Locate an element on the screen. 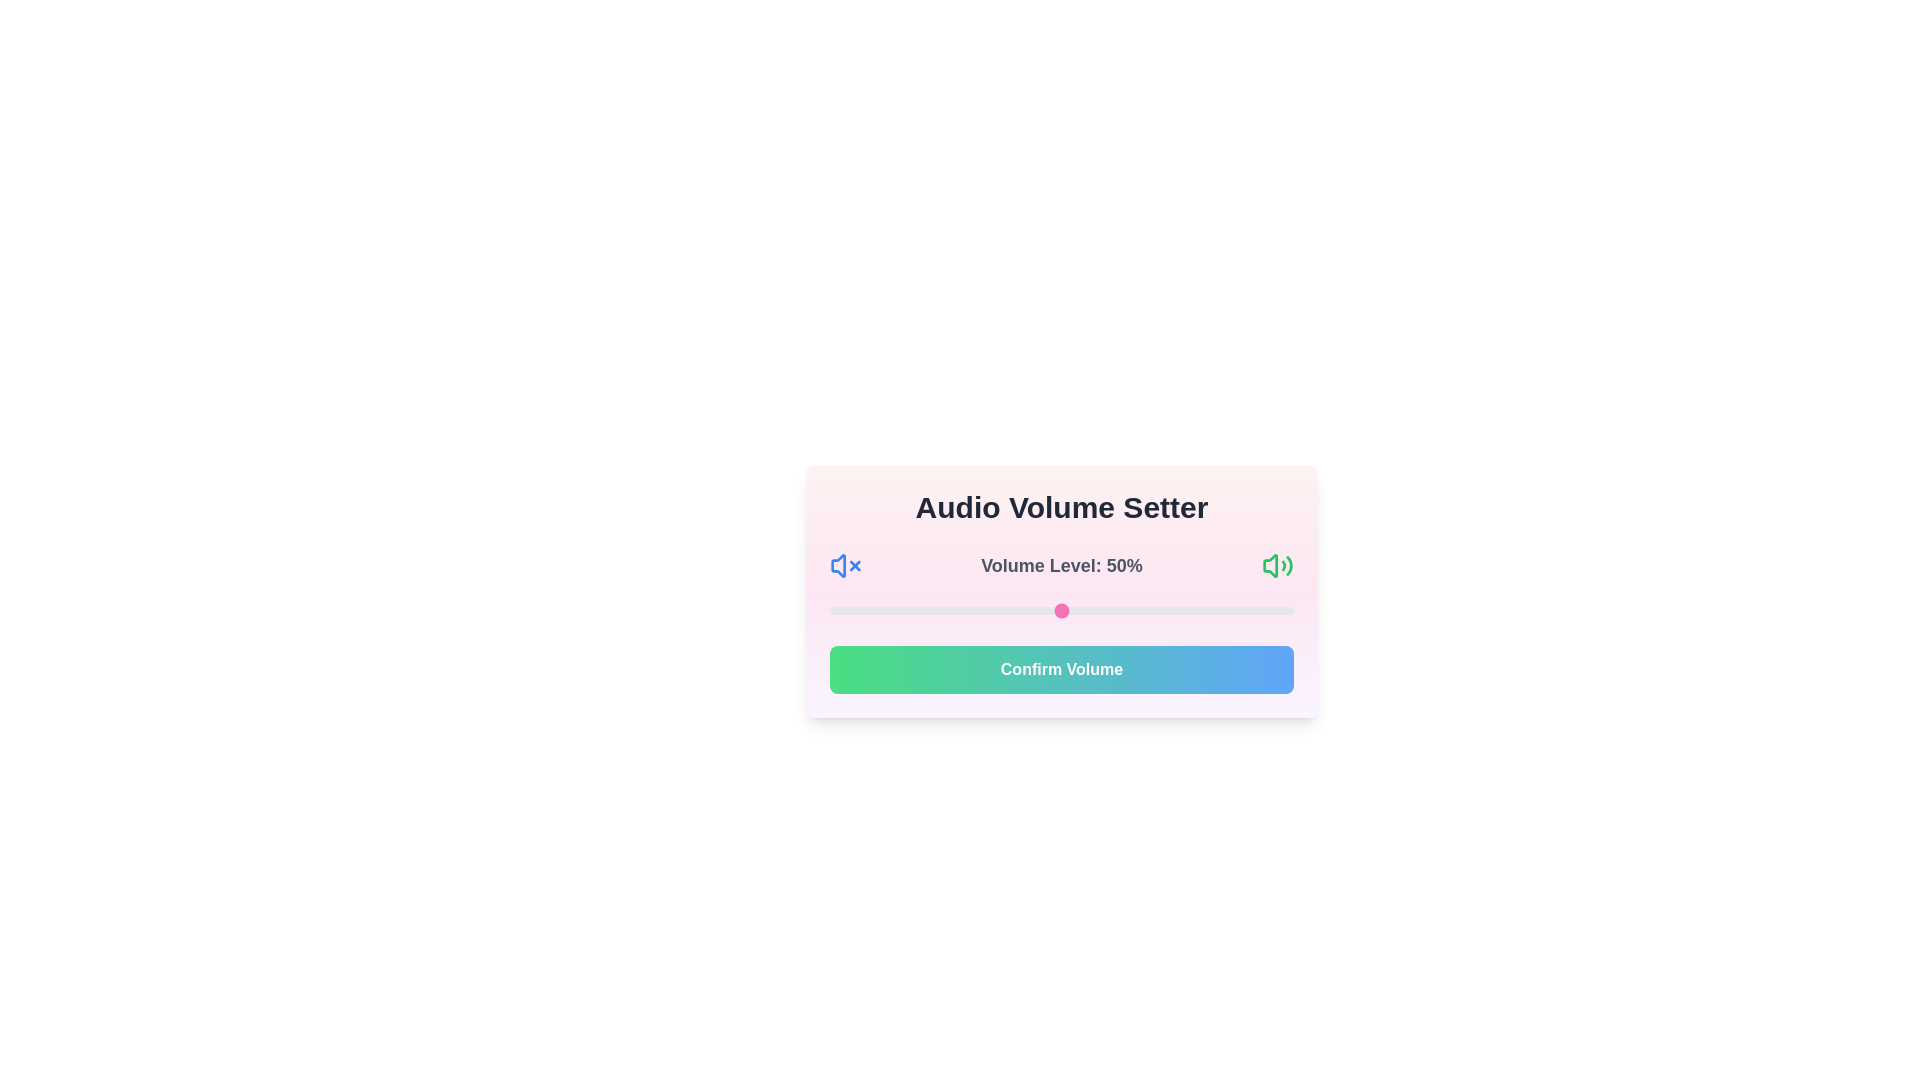 Image resolution: width=1920 pixels, height=1080 pixels. the current status of the volume as displayed on the 'Audio Volume Setter' component, which includes a slider showing the volume level at 50% and a confirm button is located at coordinates (1060, 590).